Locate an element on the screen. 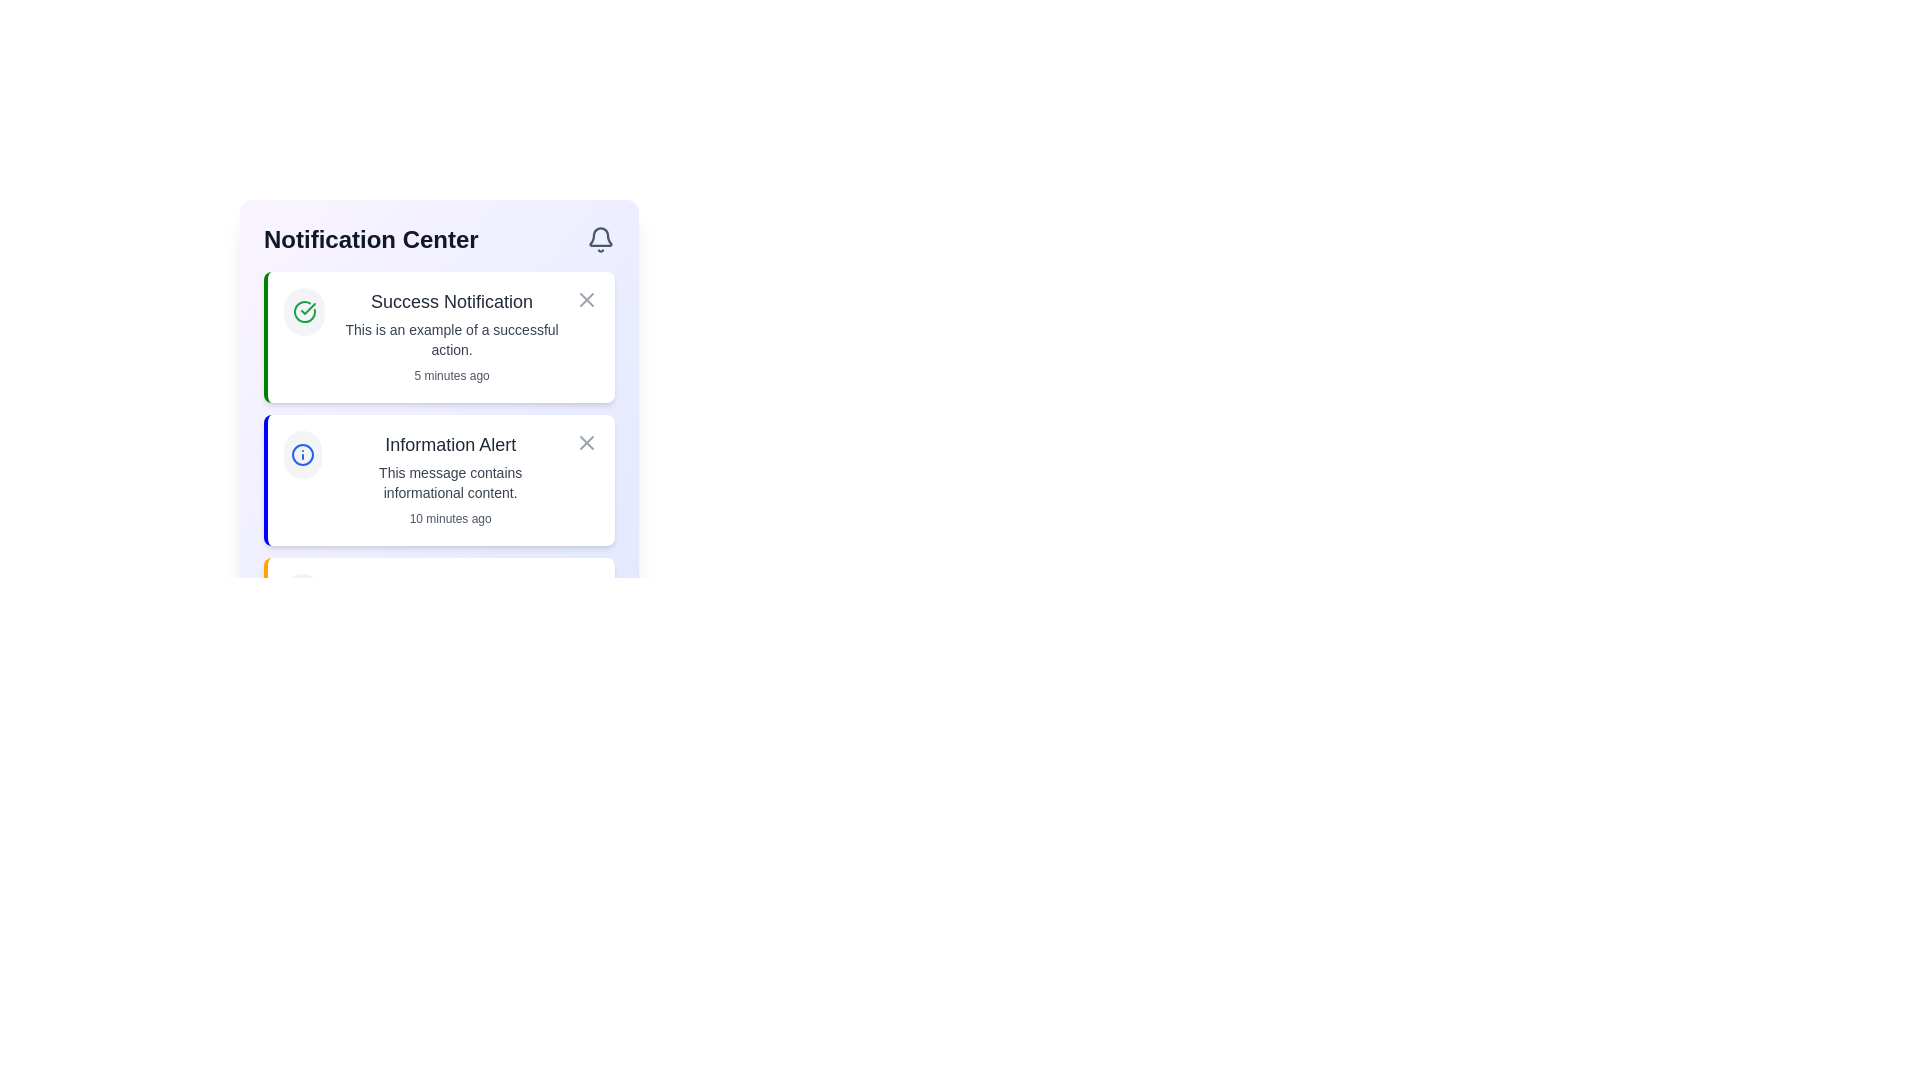  the circular icon with a light gray background containing a green checkmark, located on the left side of the 'Success Notification' title within a notification card is located at coordinates (303, 312).